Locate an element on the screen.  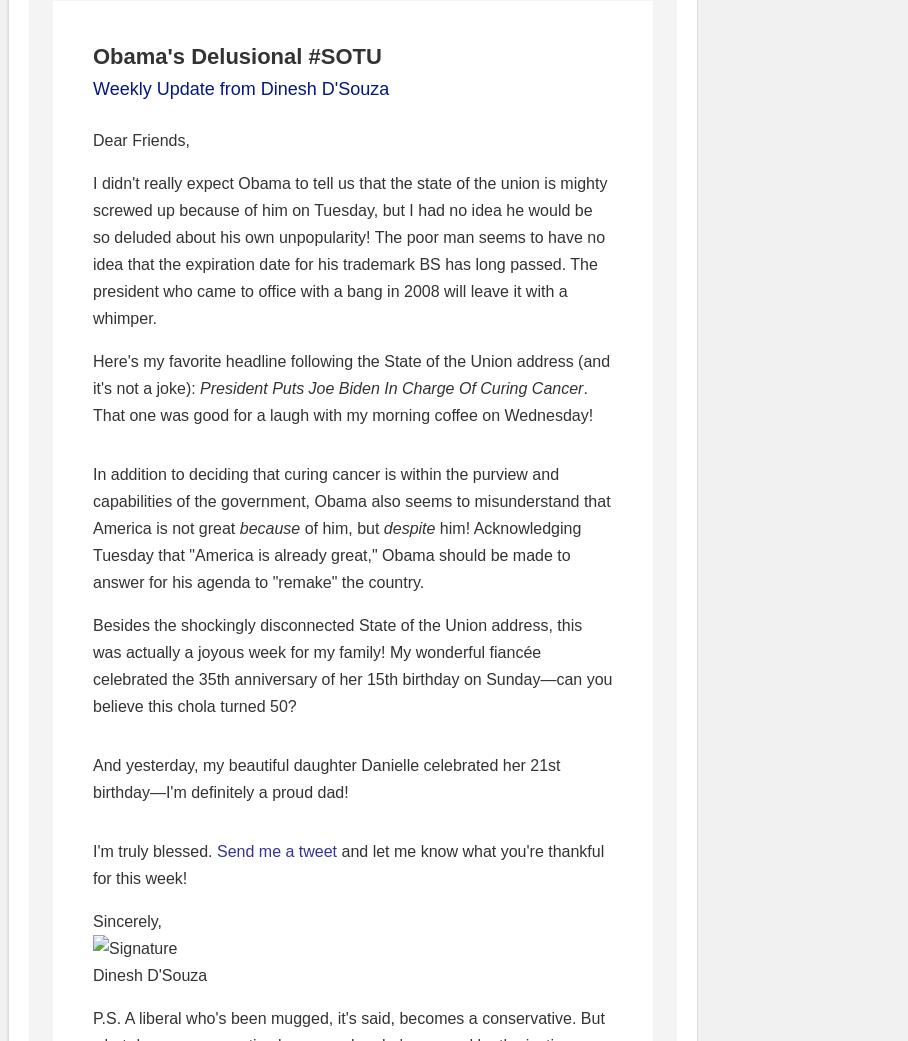
'. That one was good for a laugh with my morning coffee on Wednesday!' is located at coordinates (343, 402).